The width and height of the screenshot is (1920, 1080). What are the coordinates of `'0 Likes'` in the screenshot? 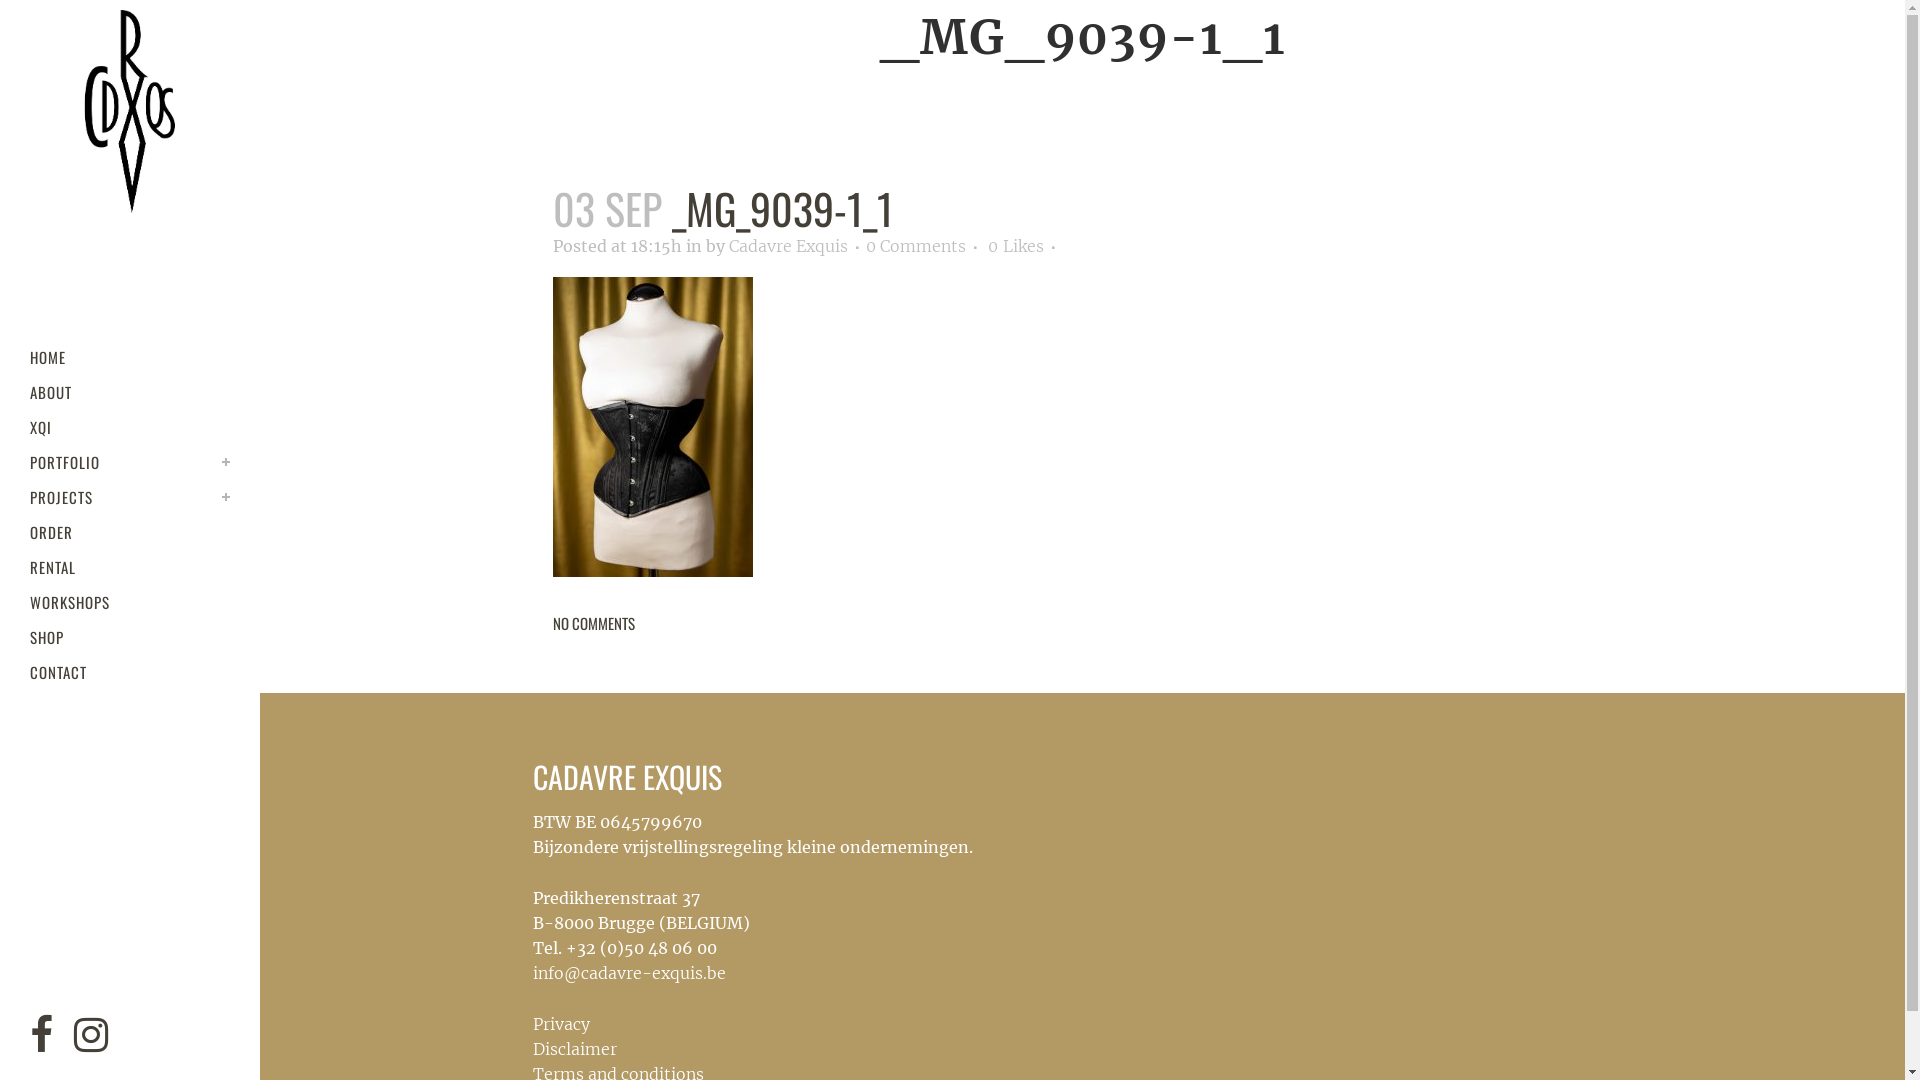 It's located at (1016, 245).